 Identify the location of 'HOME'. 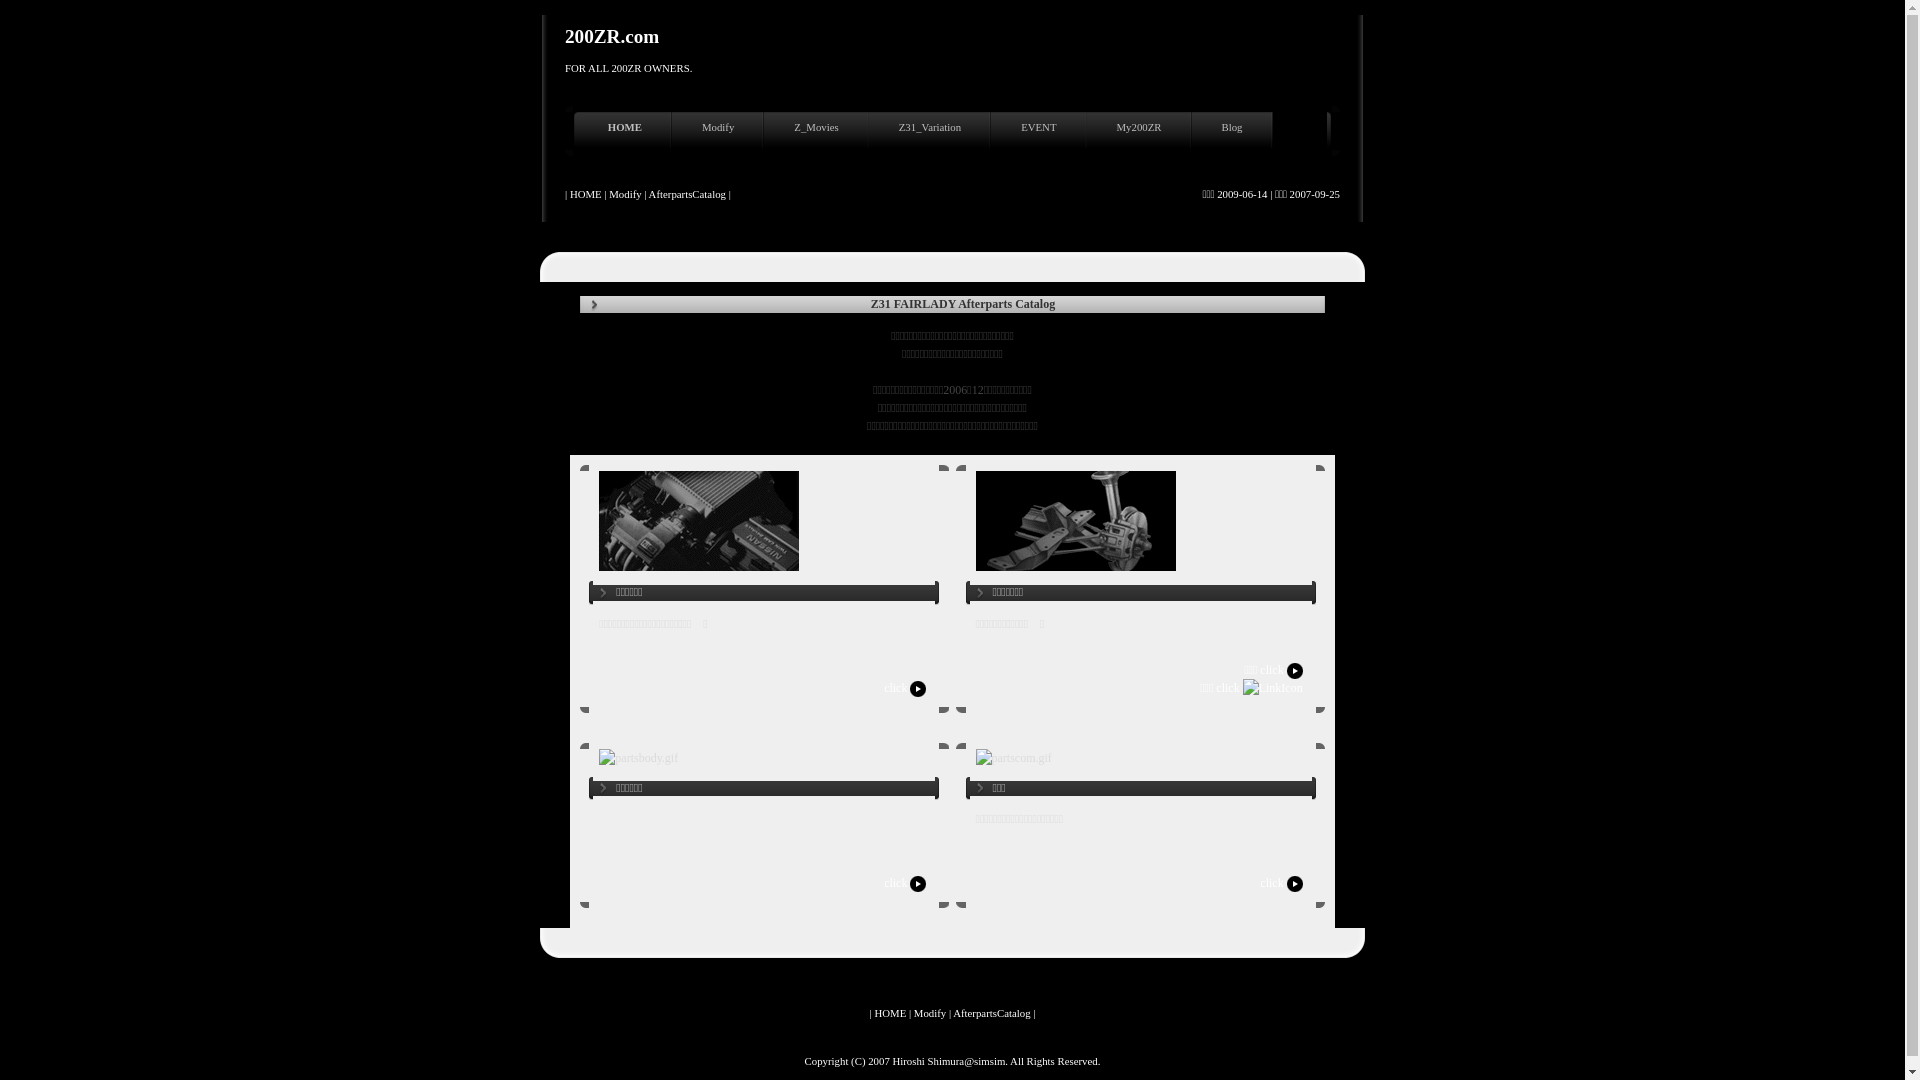
(584, 193).